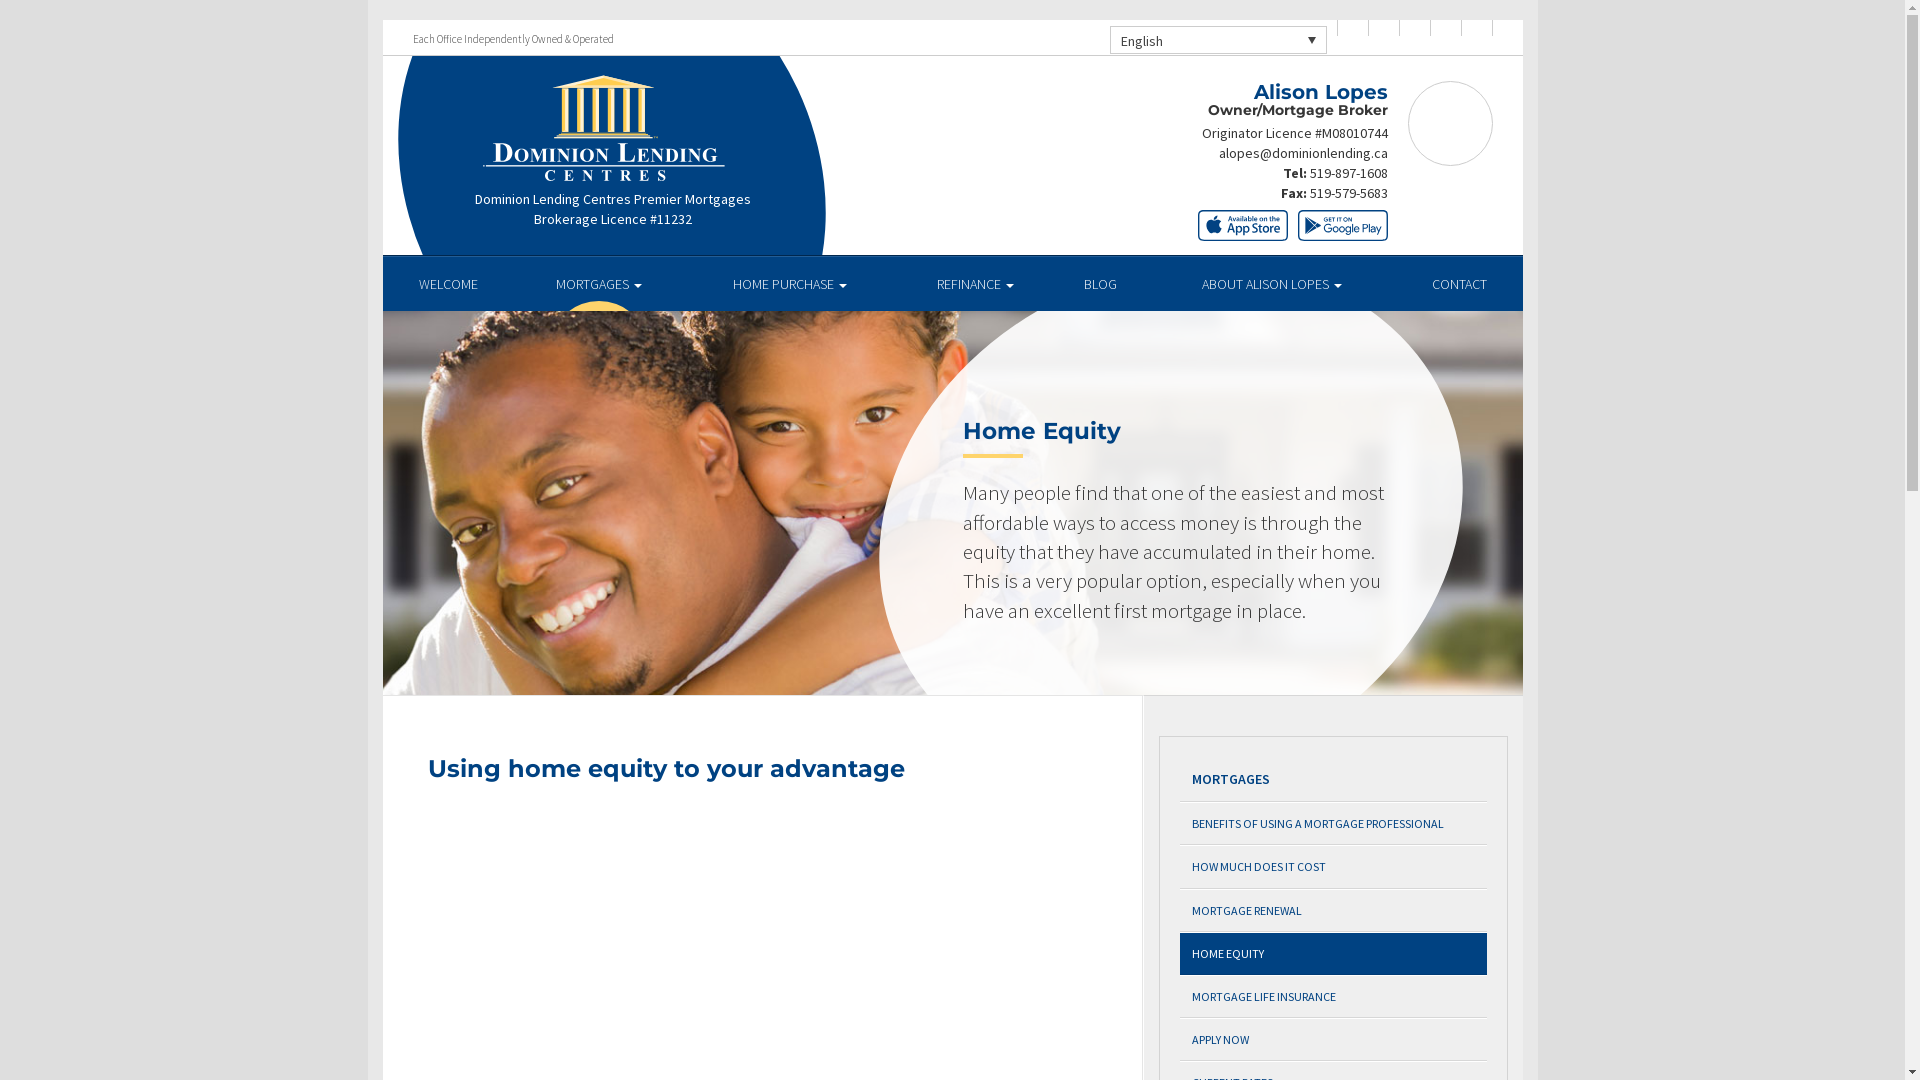 The width and height of the screenshot is (1920, 1080). I want to click on 'English', so click(1217, 39).